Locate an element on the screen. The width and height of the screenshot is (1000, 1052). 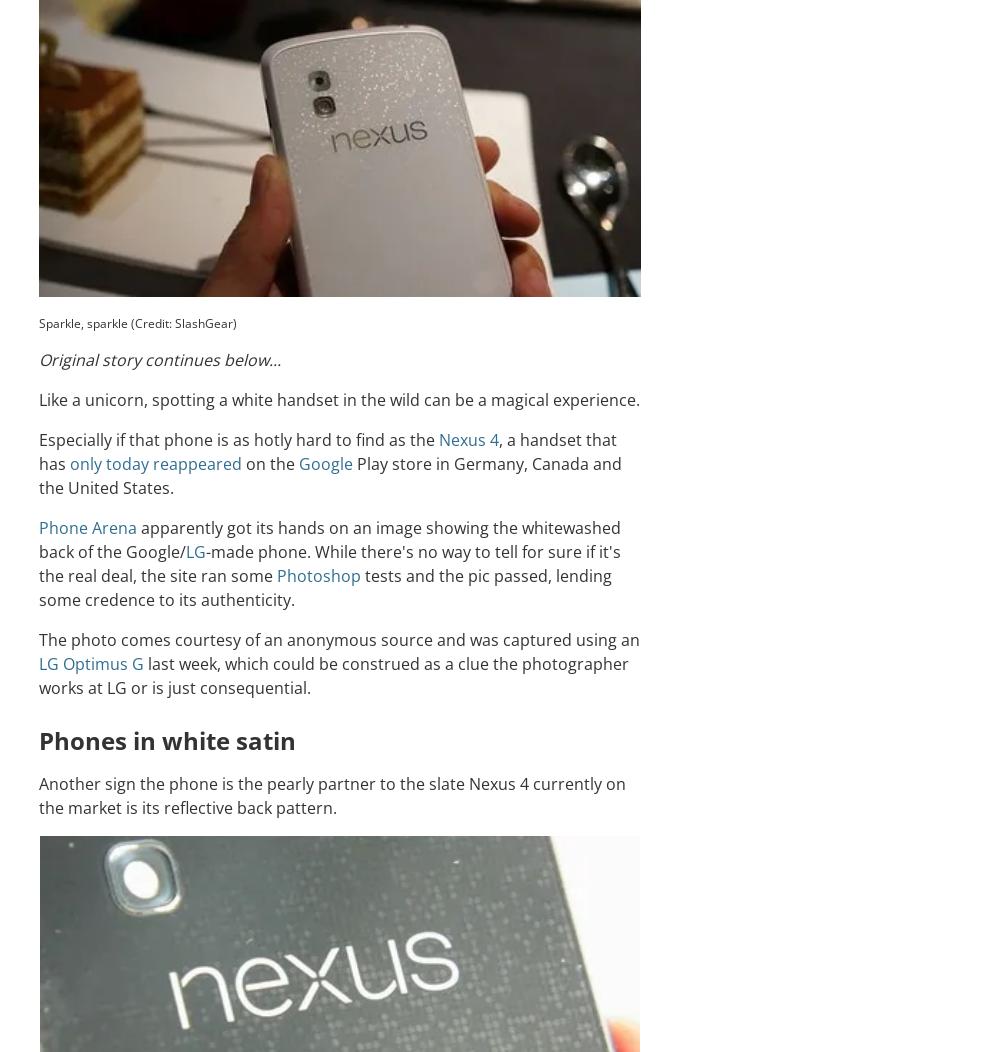
'last week, which could be construed as a clue the photographer works at LG or is just consequential.' is located at coordinates (39, 673).